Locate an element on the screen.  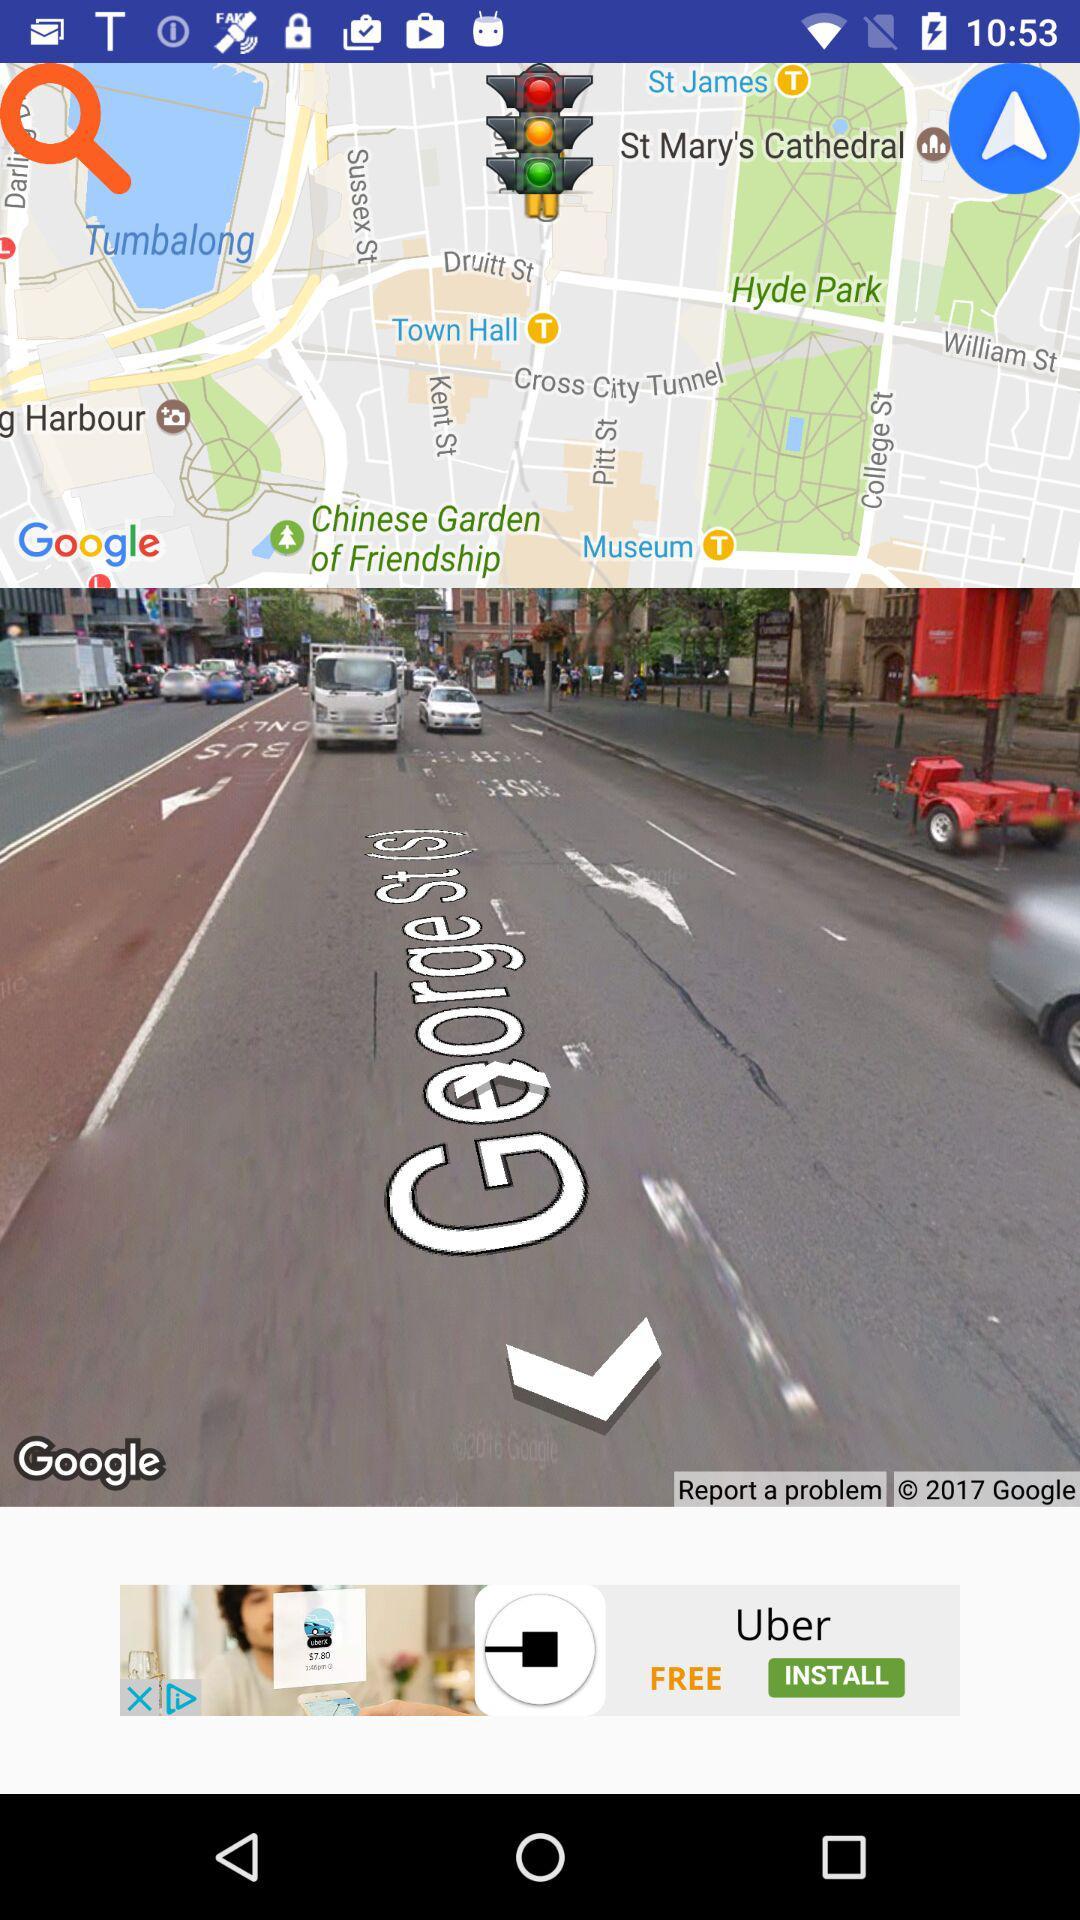
signal page is located at coordinates (538, 127).